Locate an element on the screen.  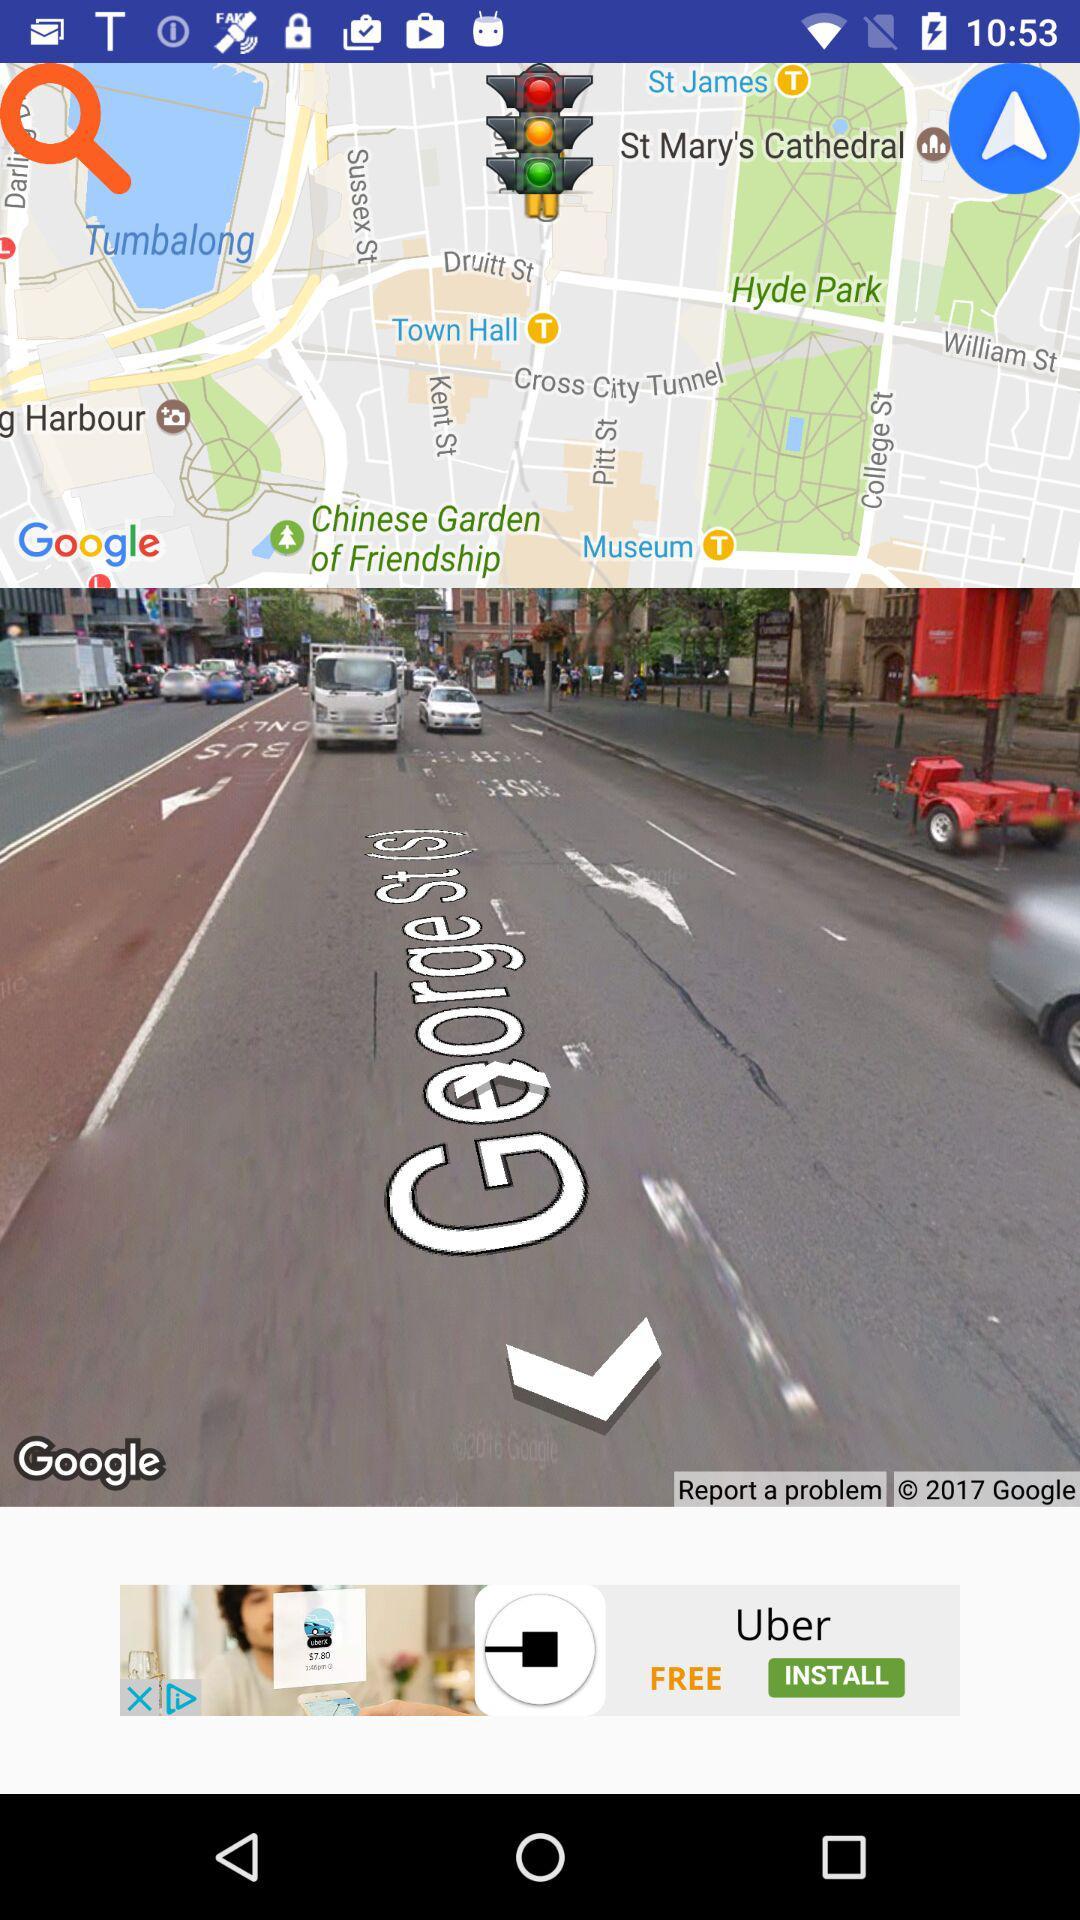
signal page is located at coordinates (538, 127).